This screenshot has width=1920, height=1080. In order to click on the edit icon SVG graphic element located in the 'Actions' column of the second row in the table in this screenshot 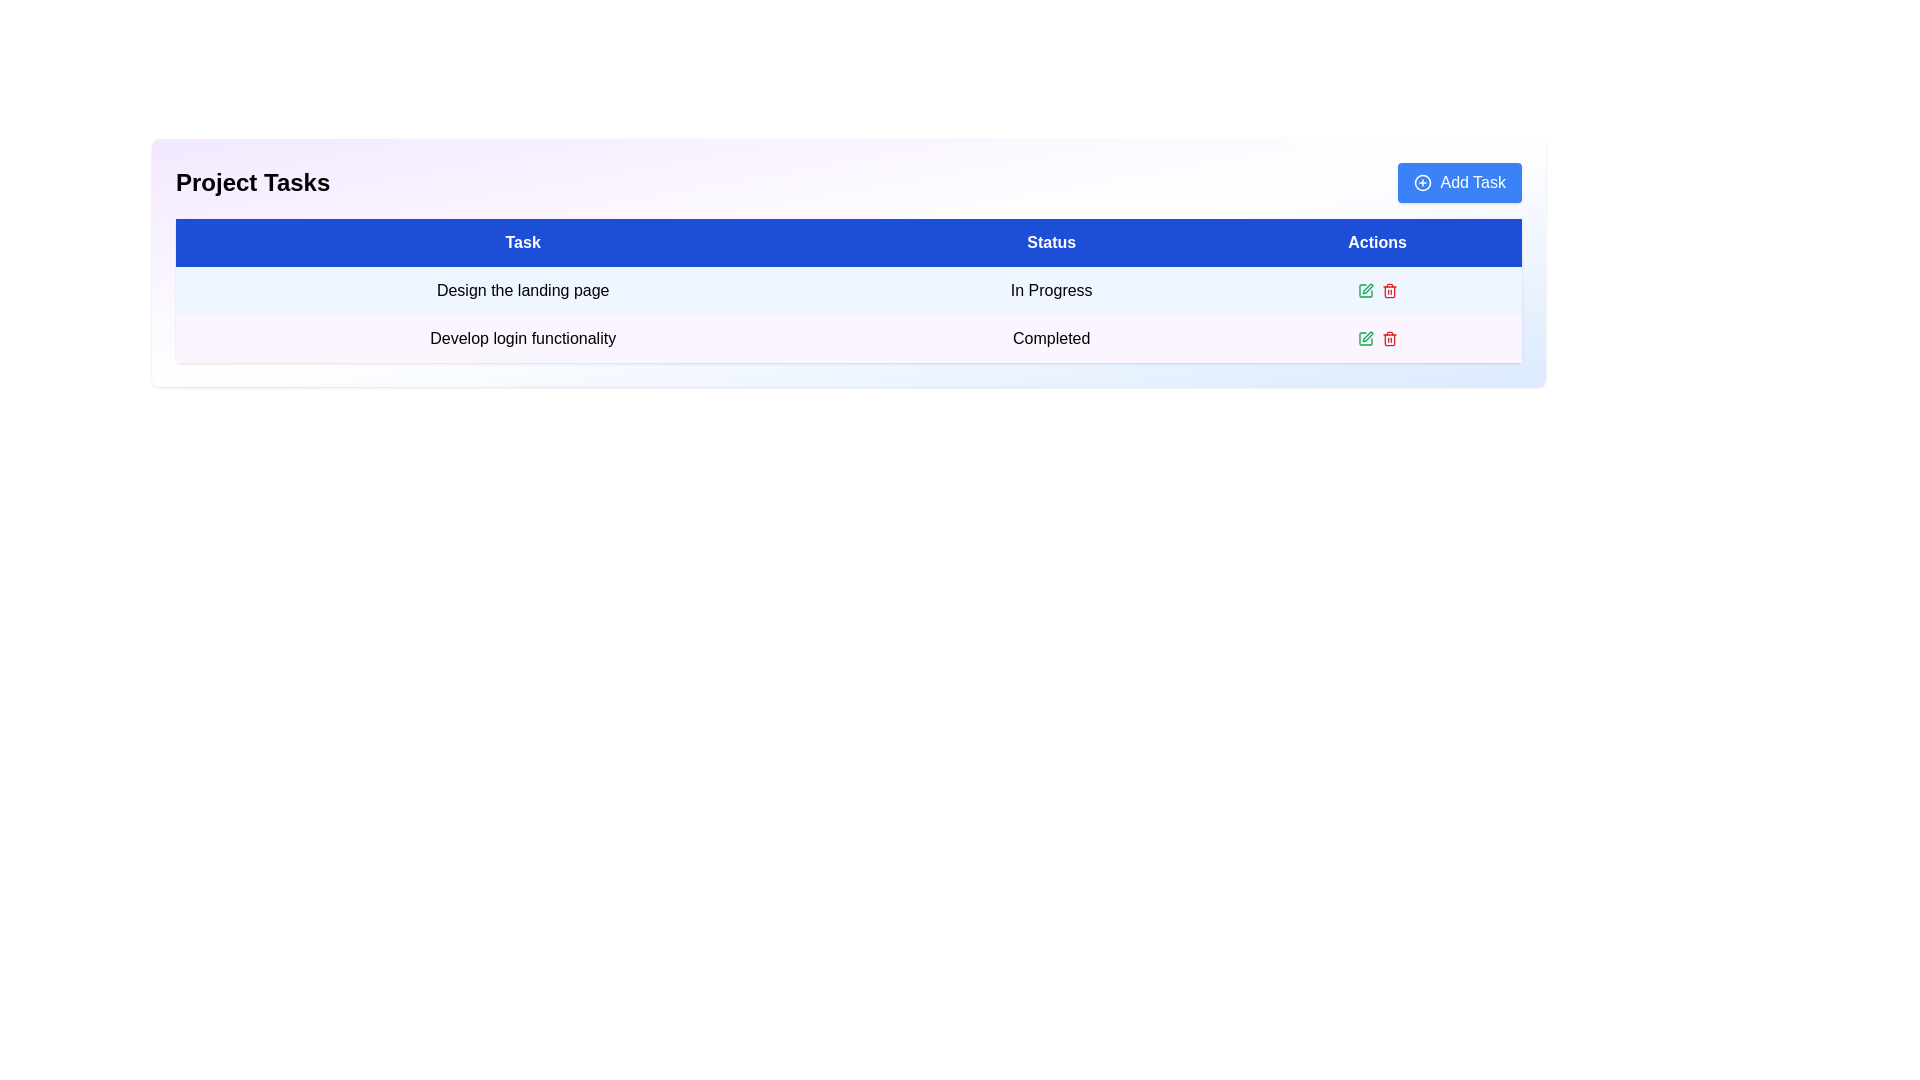, I will do `click(1364, 338)`.